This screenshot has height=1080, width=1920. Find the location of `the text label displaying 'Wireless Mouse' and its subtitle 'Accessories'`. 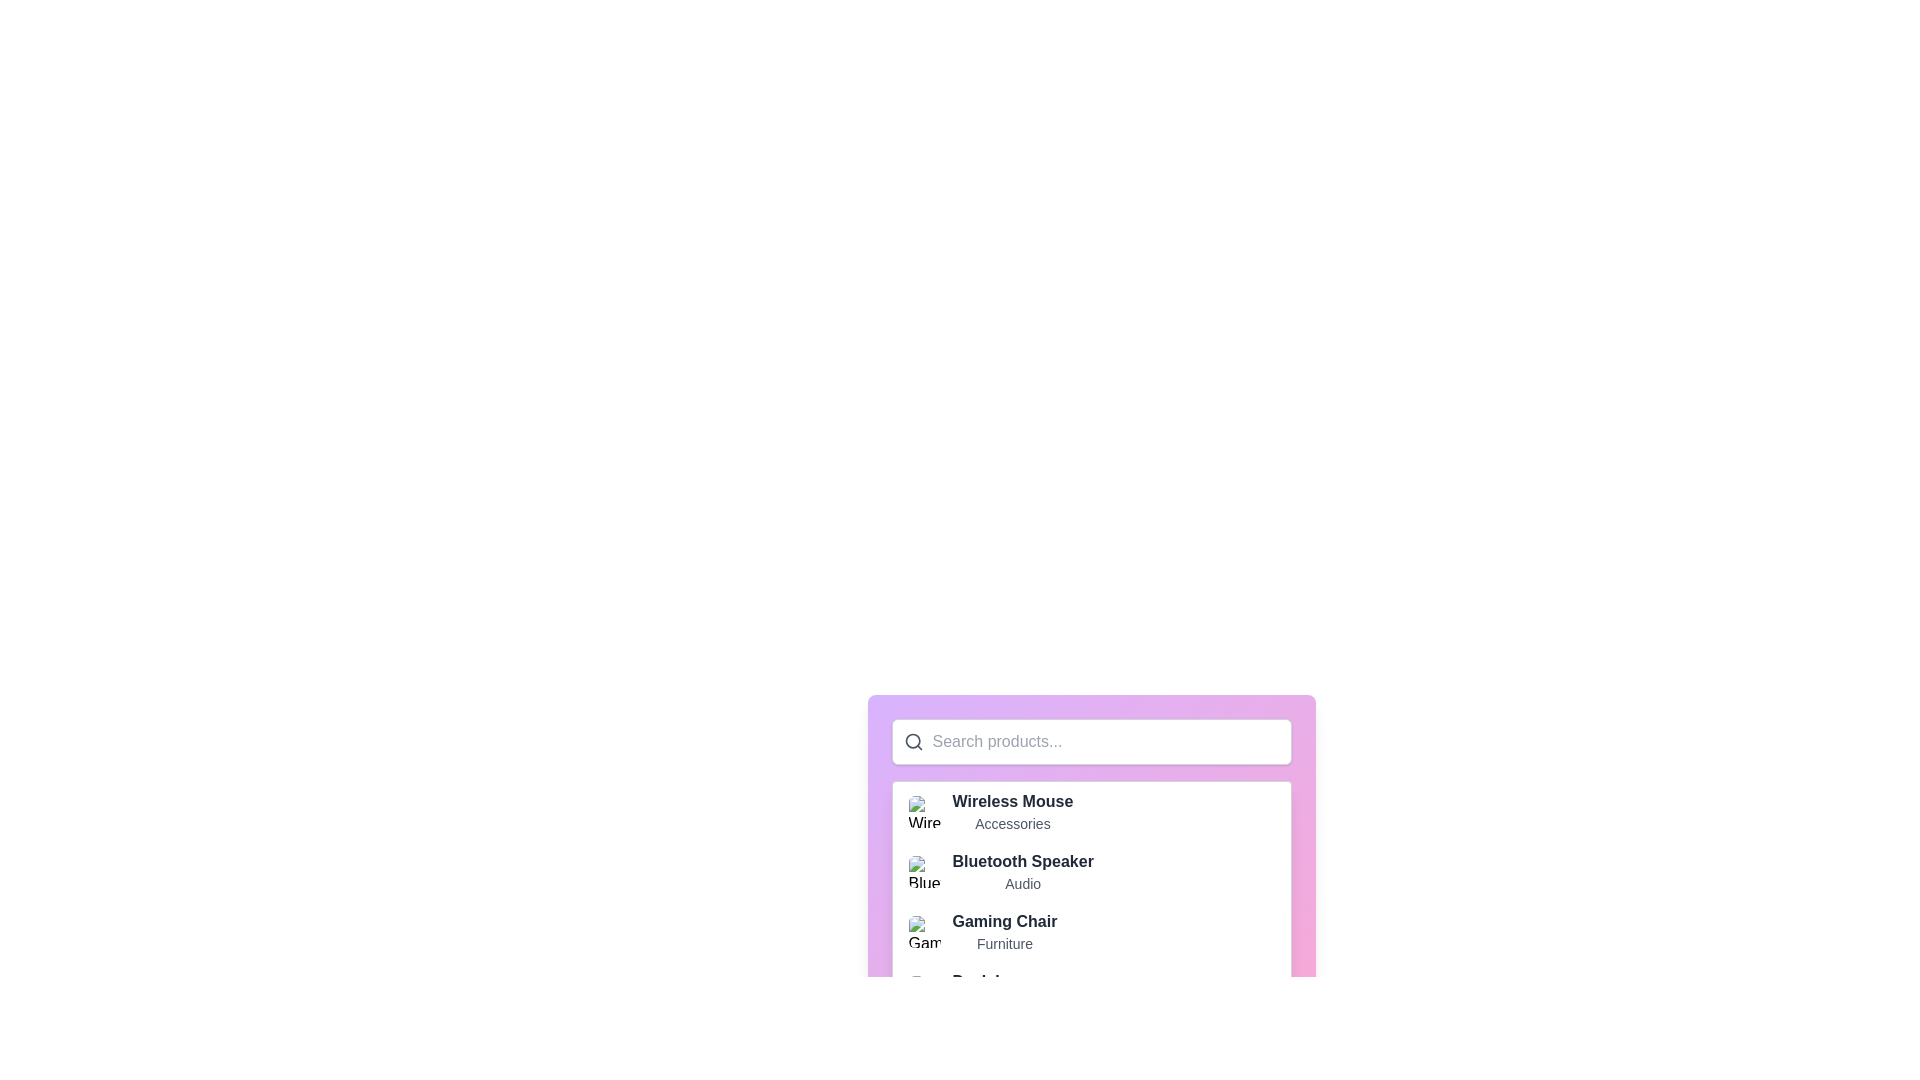

the text label displaying 'Wireless Mouse' and its subtitle 'Accessories' is located at coordinates (1012, 812).